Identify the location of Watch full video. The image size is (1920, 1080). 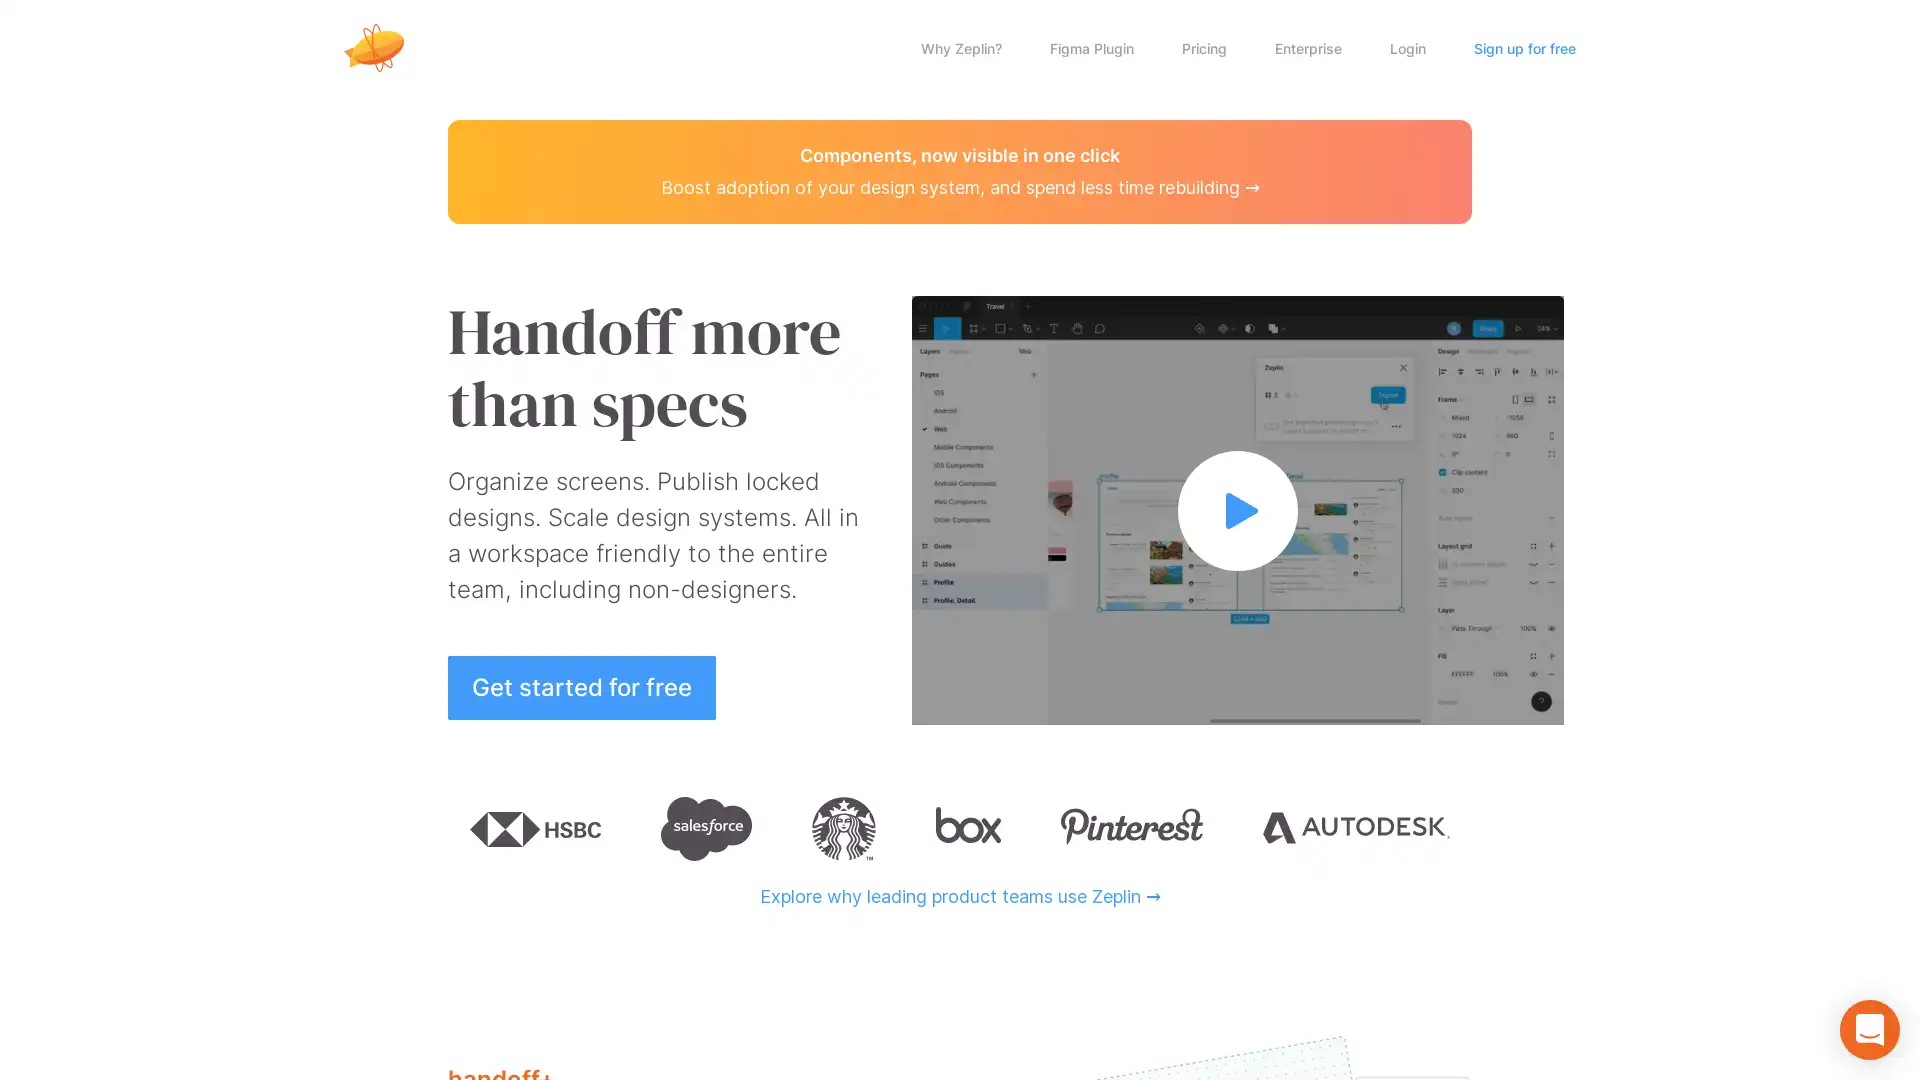
(1237, 509).